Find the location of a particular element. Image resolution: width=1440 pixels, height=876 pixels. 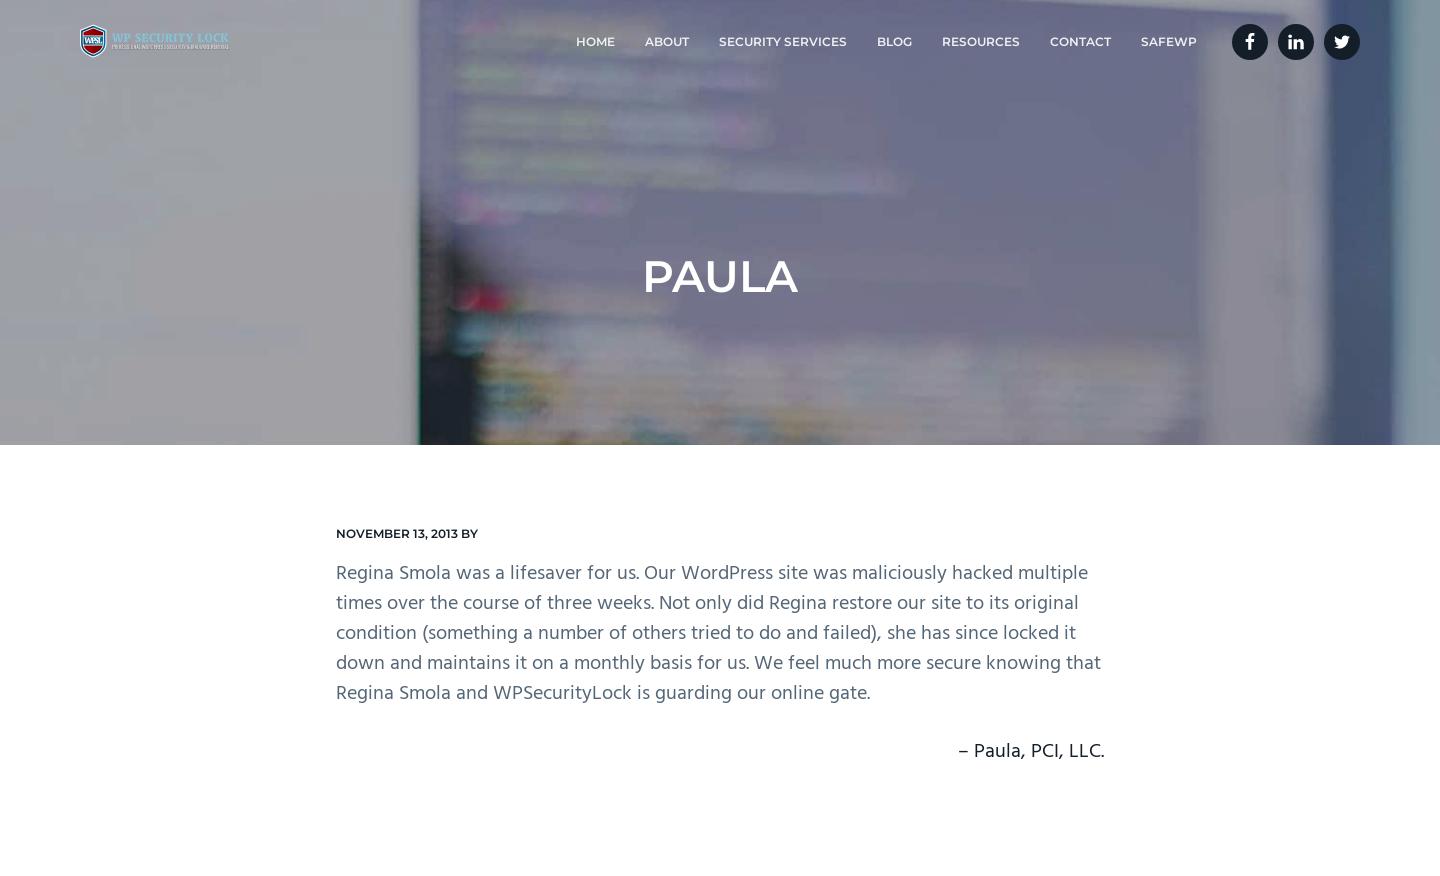

'November 13, 2013' is located at coordinates (335, 532).